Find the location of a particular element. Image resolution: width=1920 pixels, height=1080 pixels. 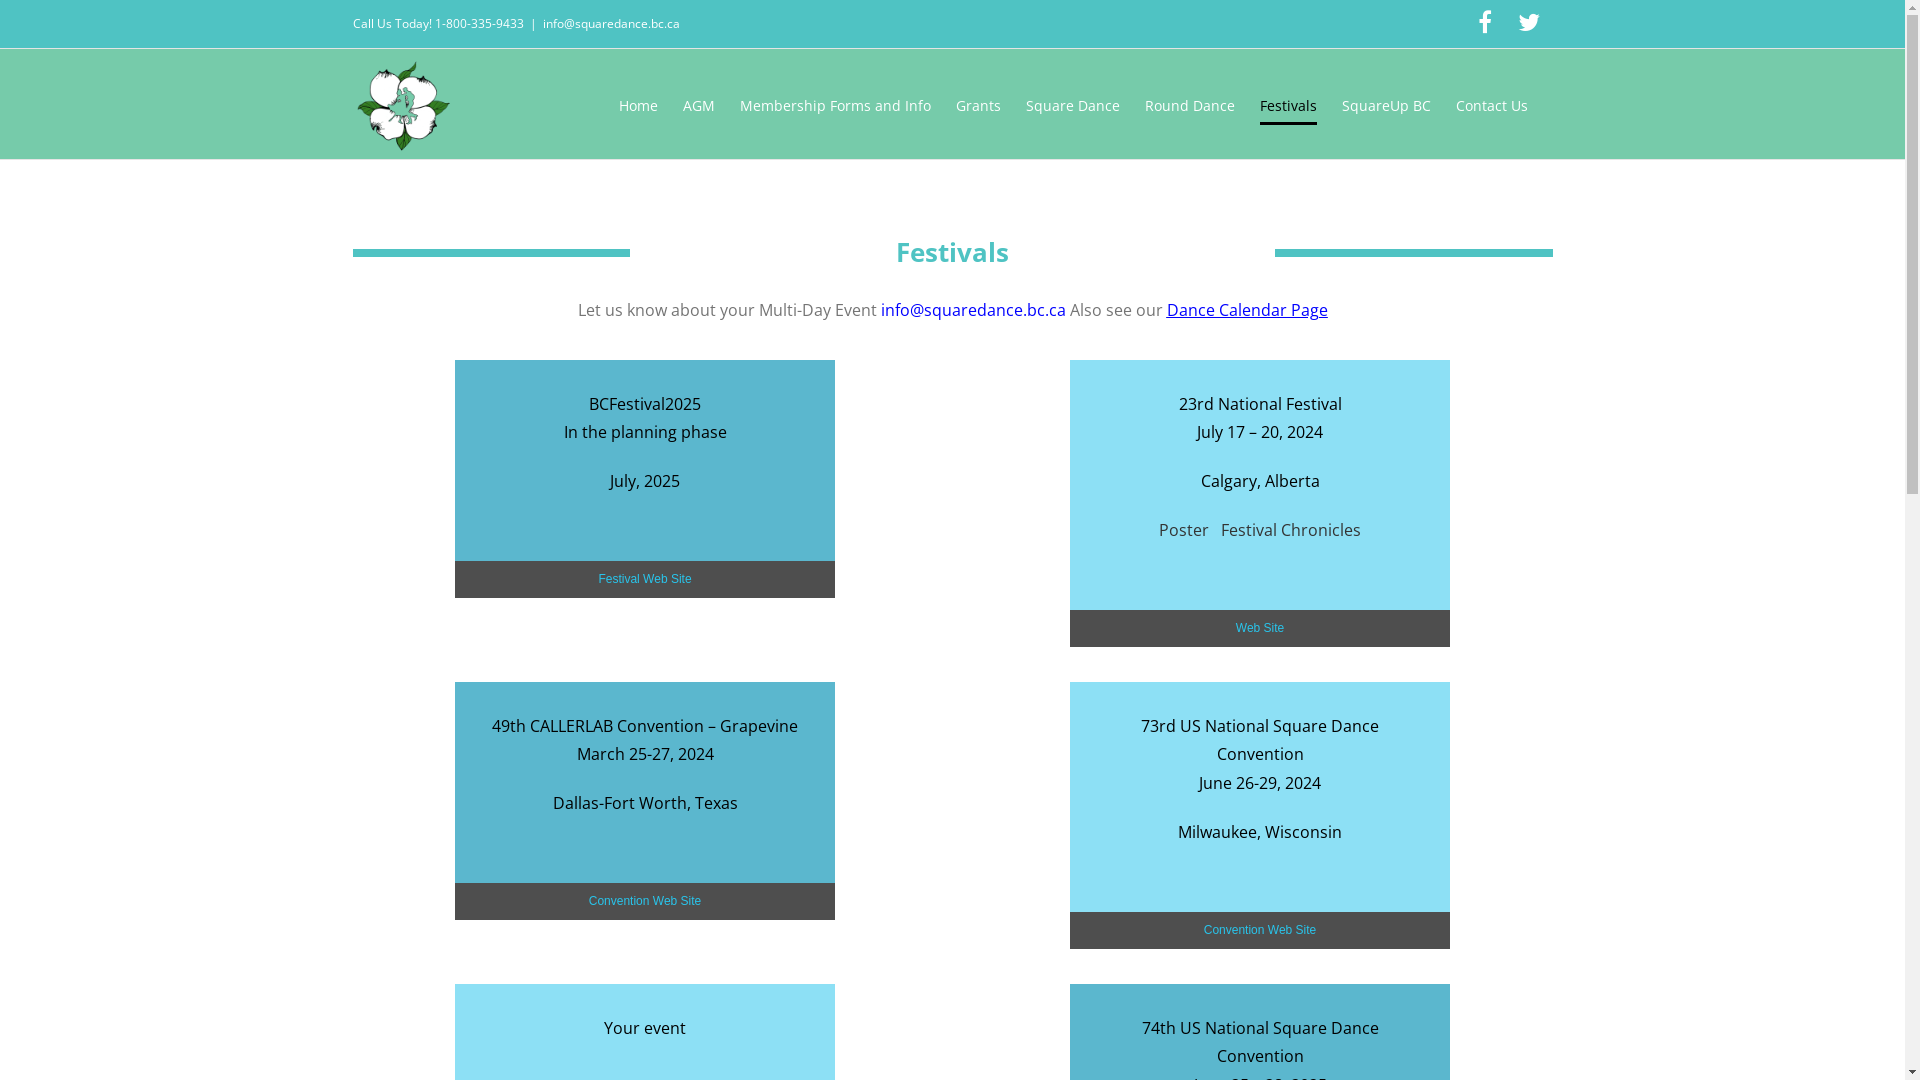

'Poster' is located at coordinates (1184, 528).